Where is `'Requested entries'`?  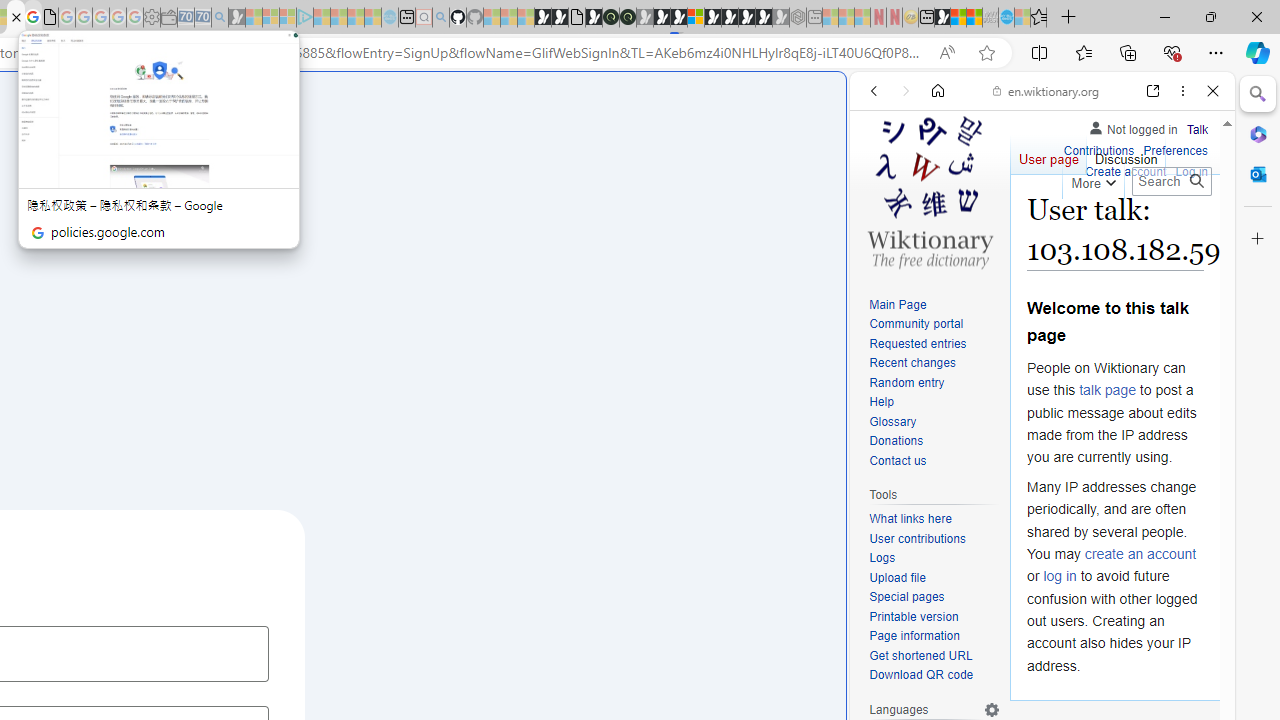 'Requested entries' is located at coordinates (916, 342).